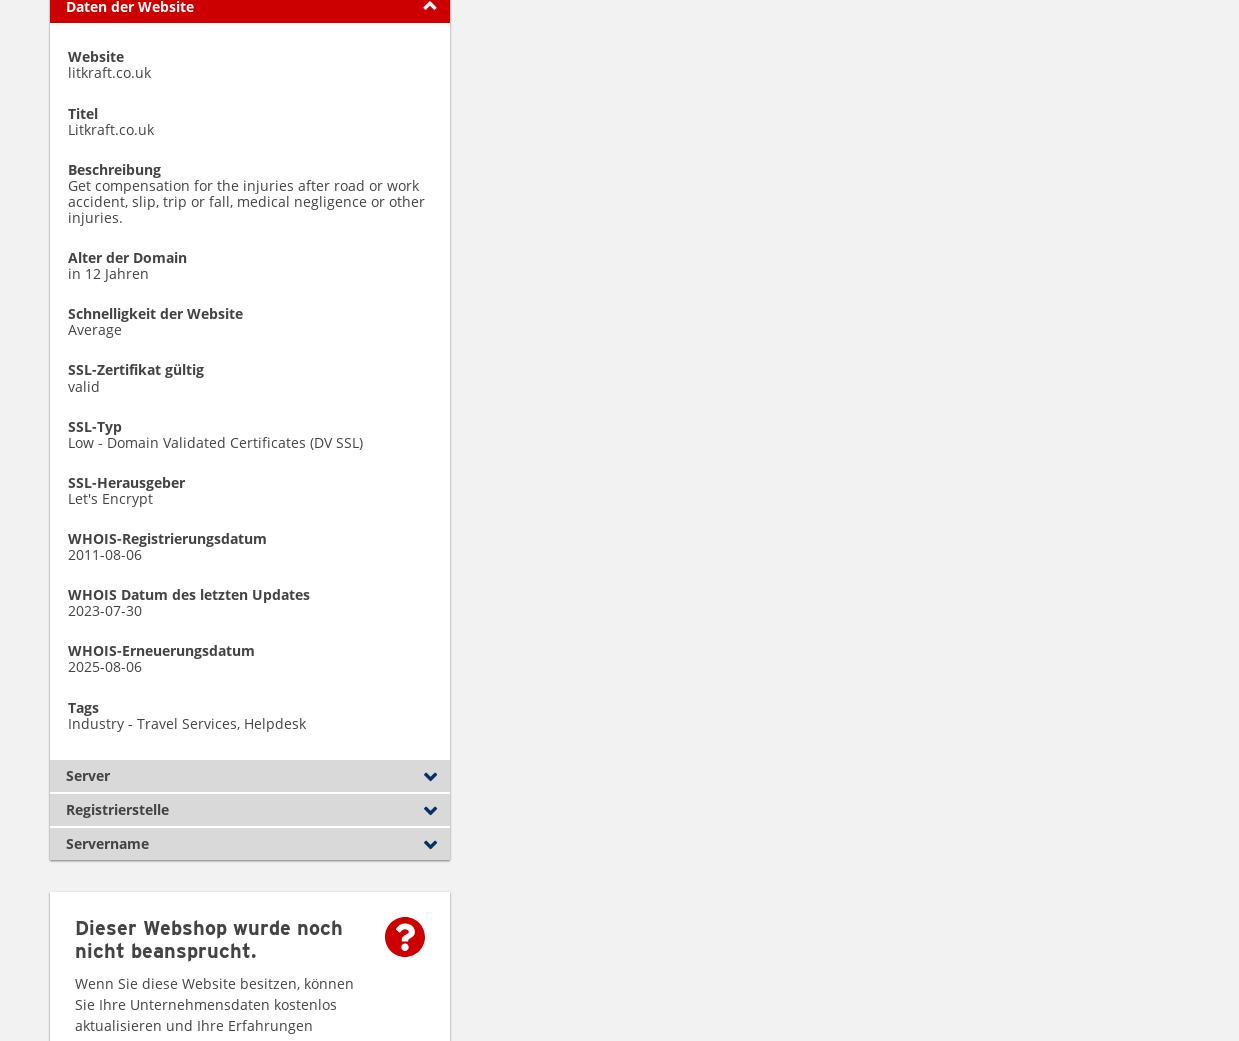 The height and width of the screenshot is (1041, 1239). Describe the element at coordinates (185, 721) in the screenshot. I see `'Industry - Travel Services, Helpdesk'` at that location.